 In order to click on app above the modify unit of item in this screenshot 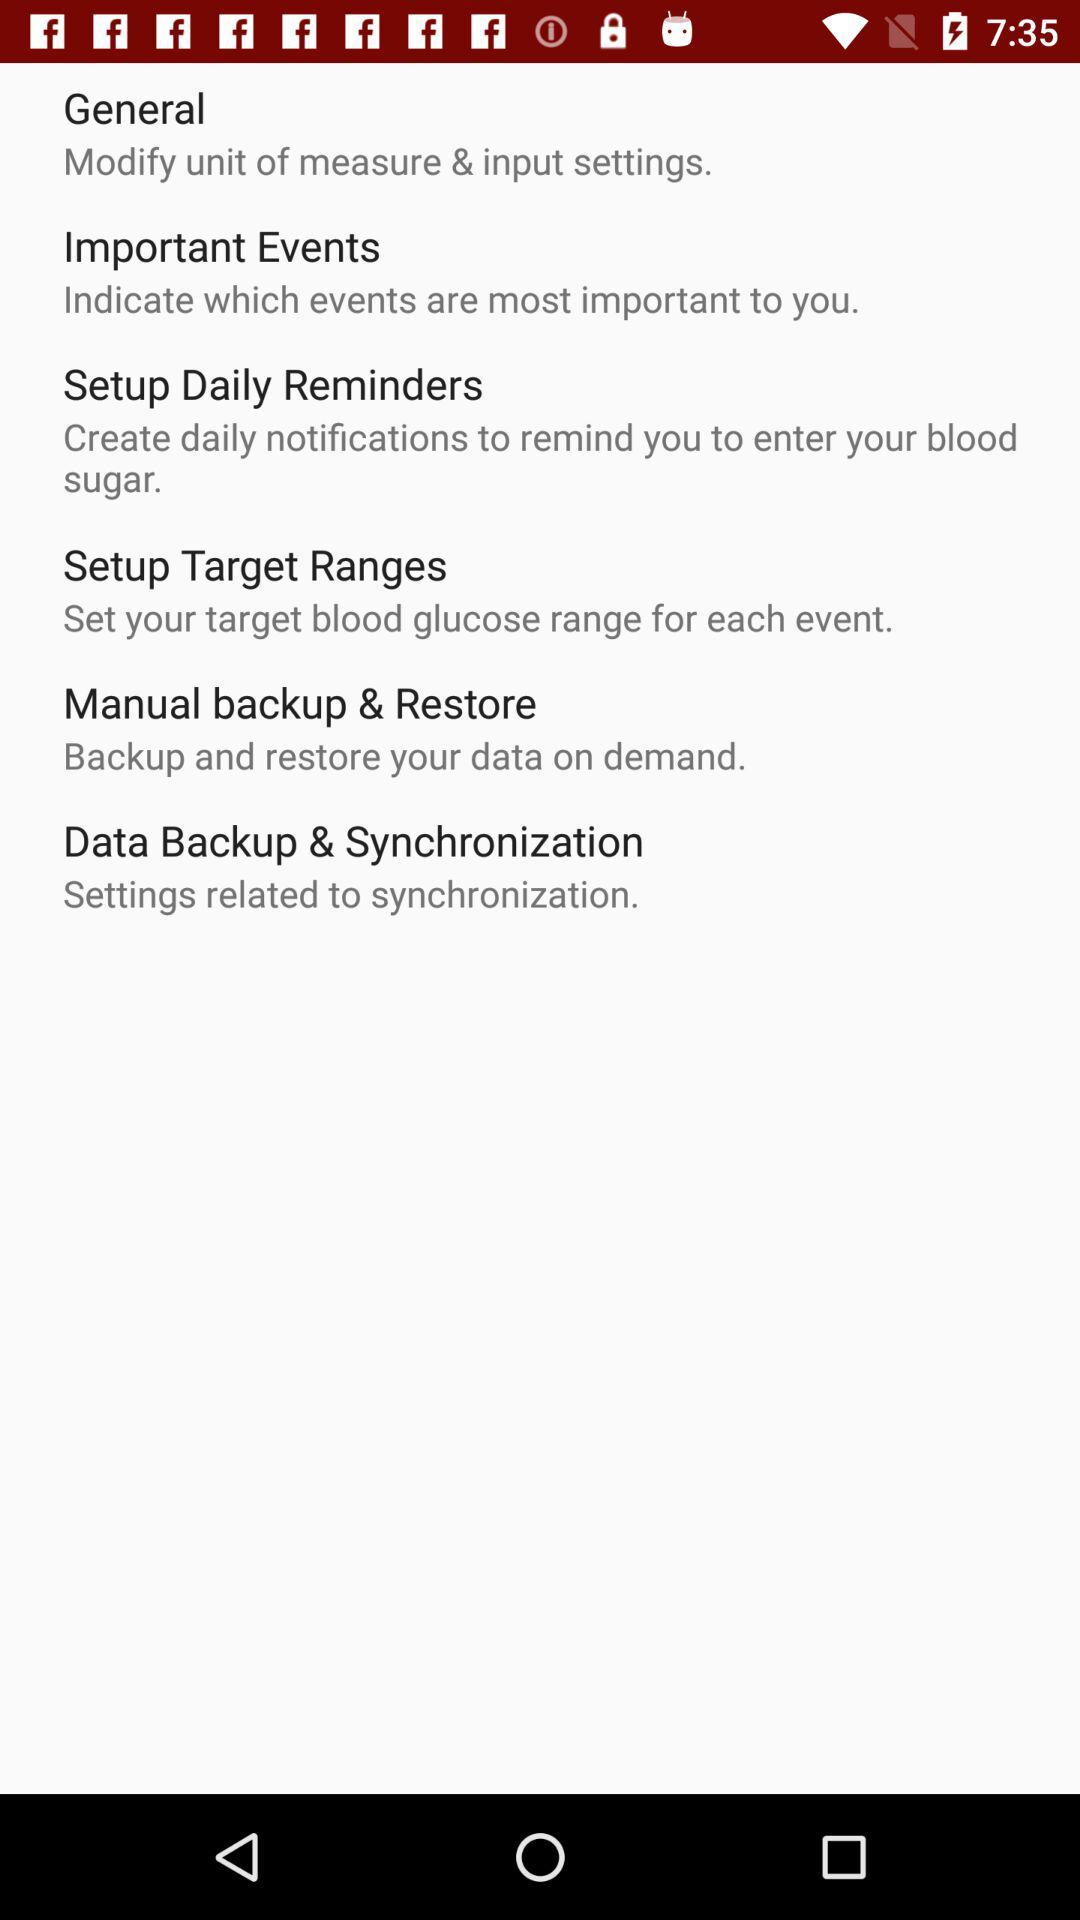, I will do `click(134, 106)`.